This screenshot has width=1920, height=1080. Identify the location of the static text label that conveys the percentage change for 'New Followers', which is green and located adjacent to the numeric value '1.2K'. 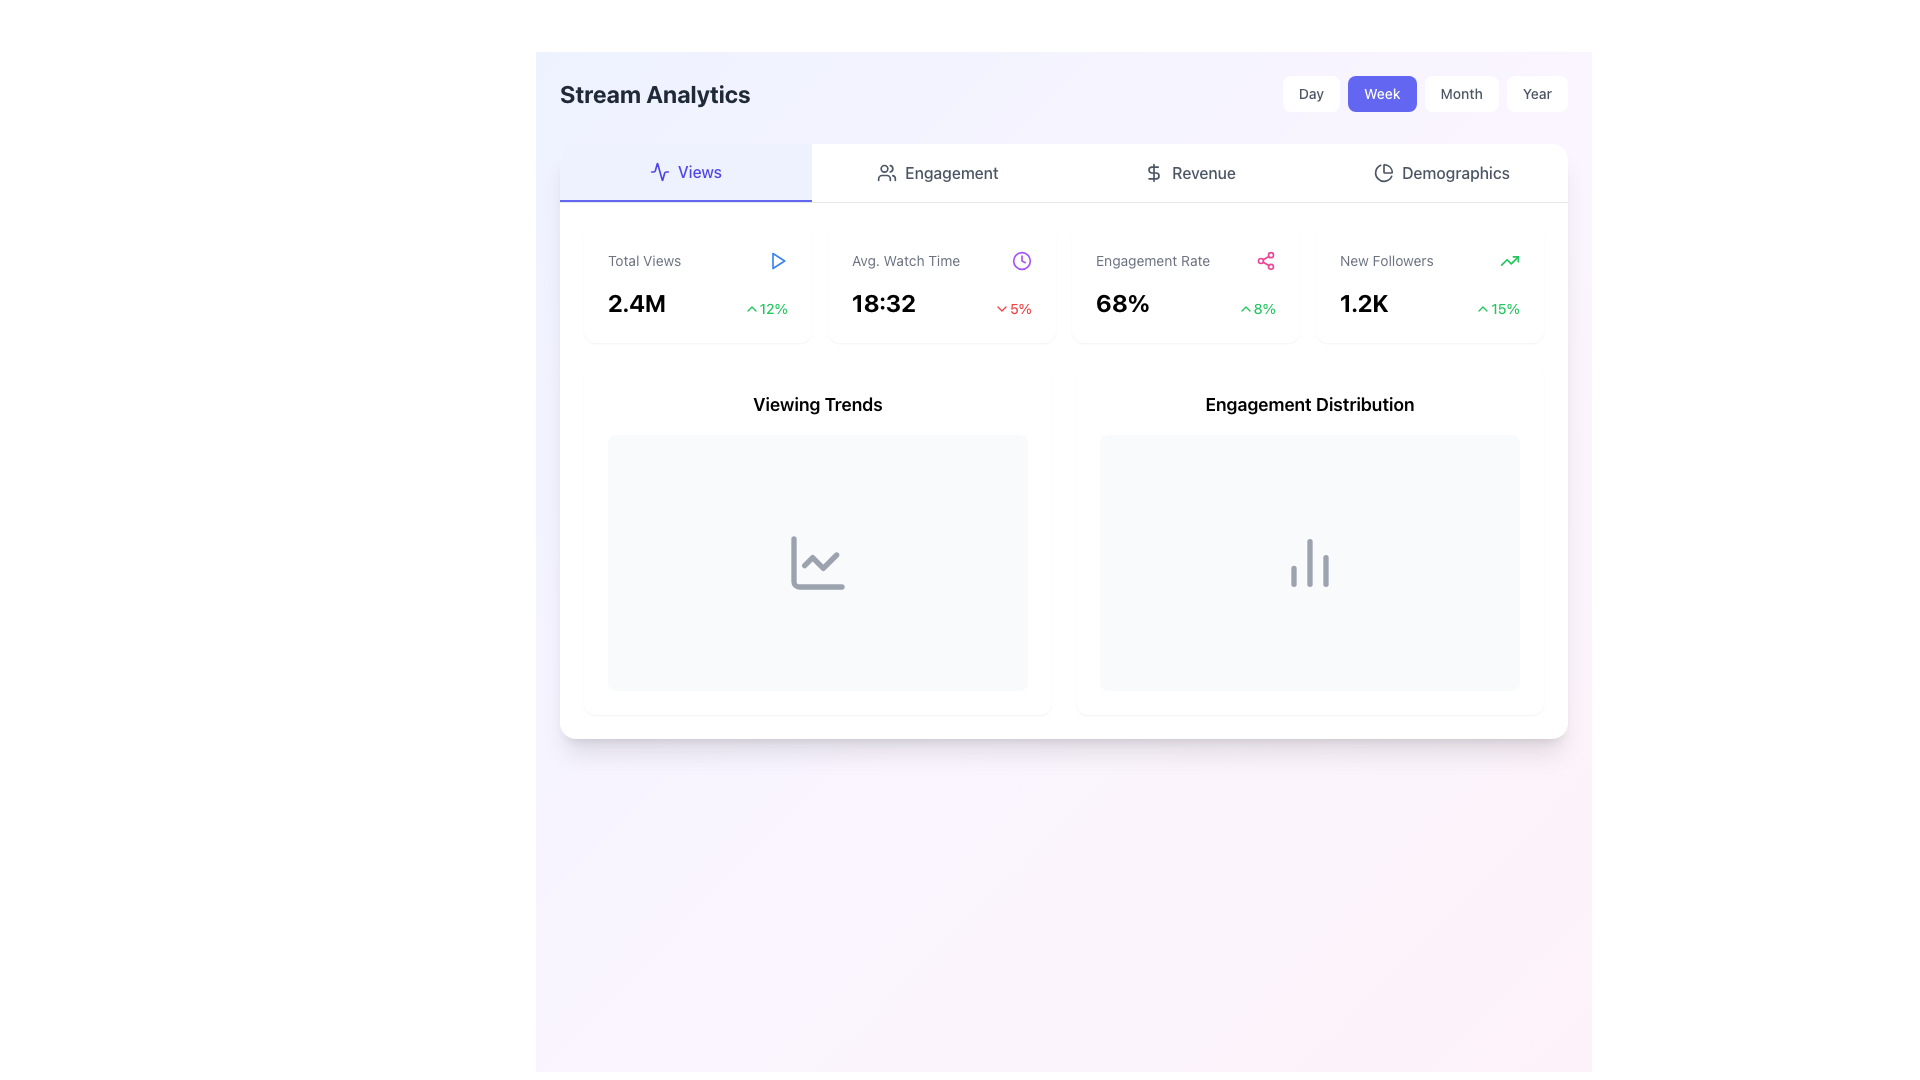
(1505, 308).